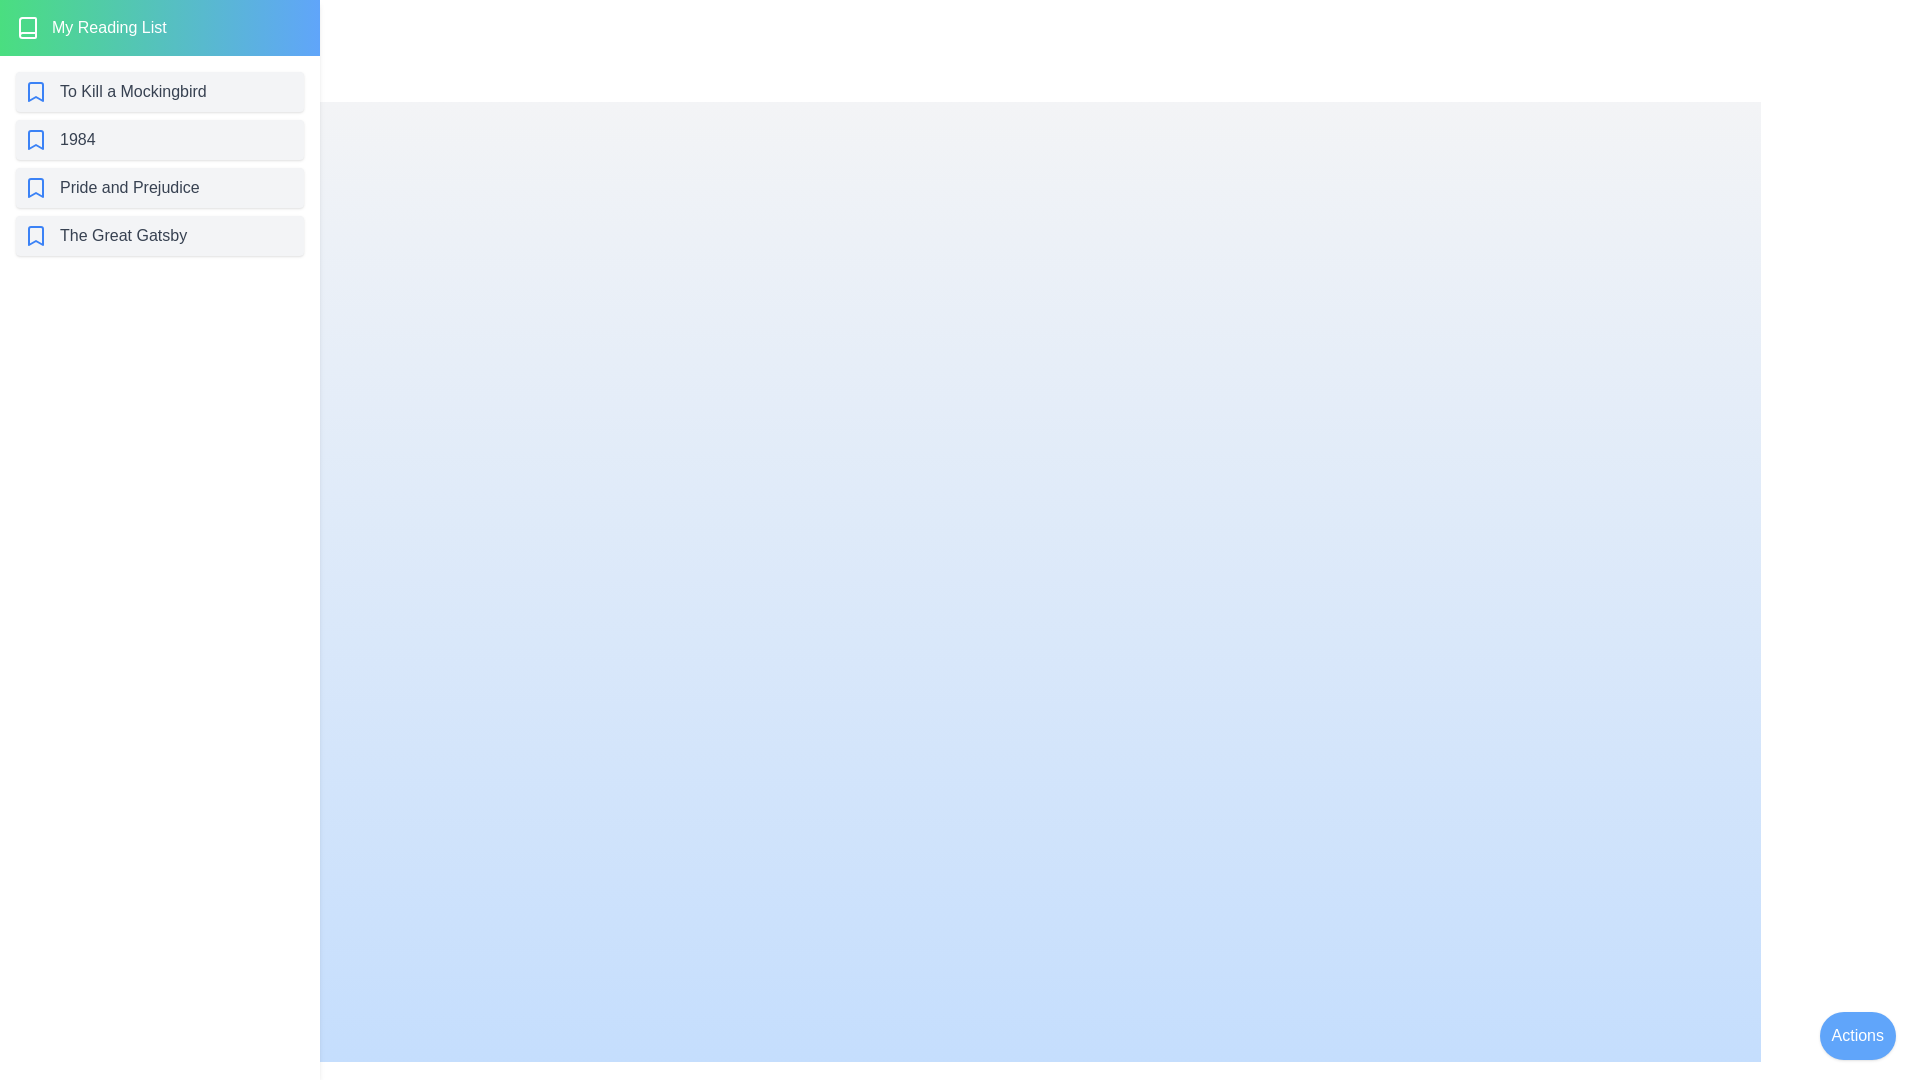  I want to click on the book titled The Great Gatsby from the list, so click(158, 234).